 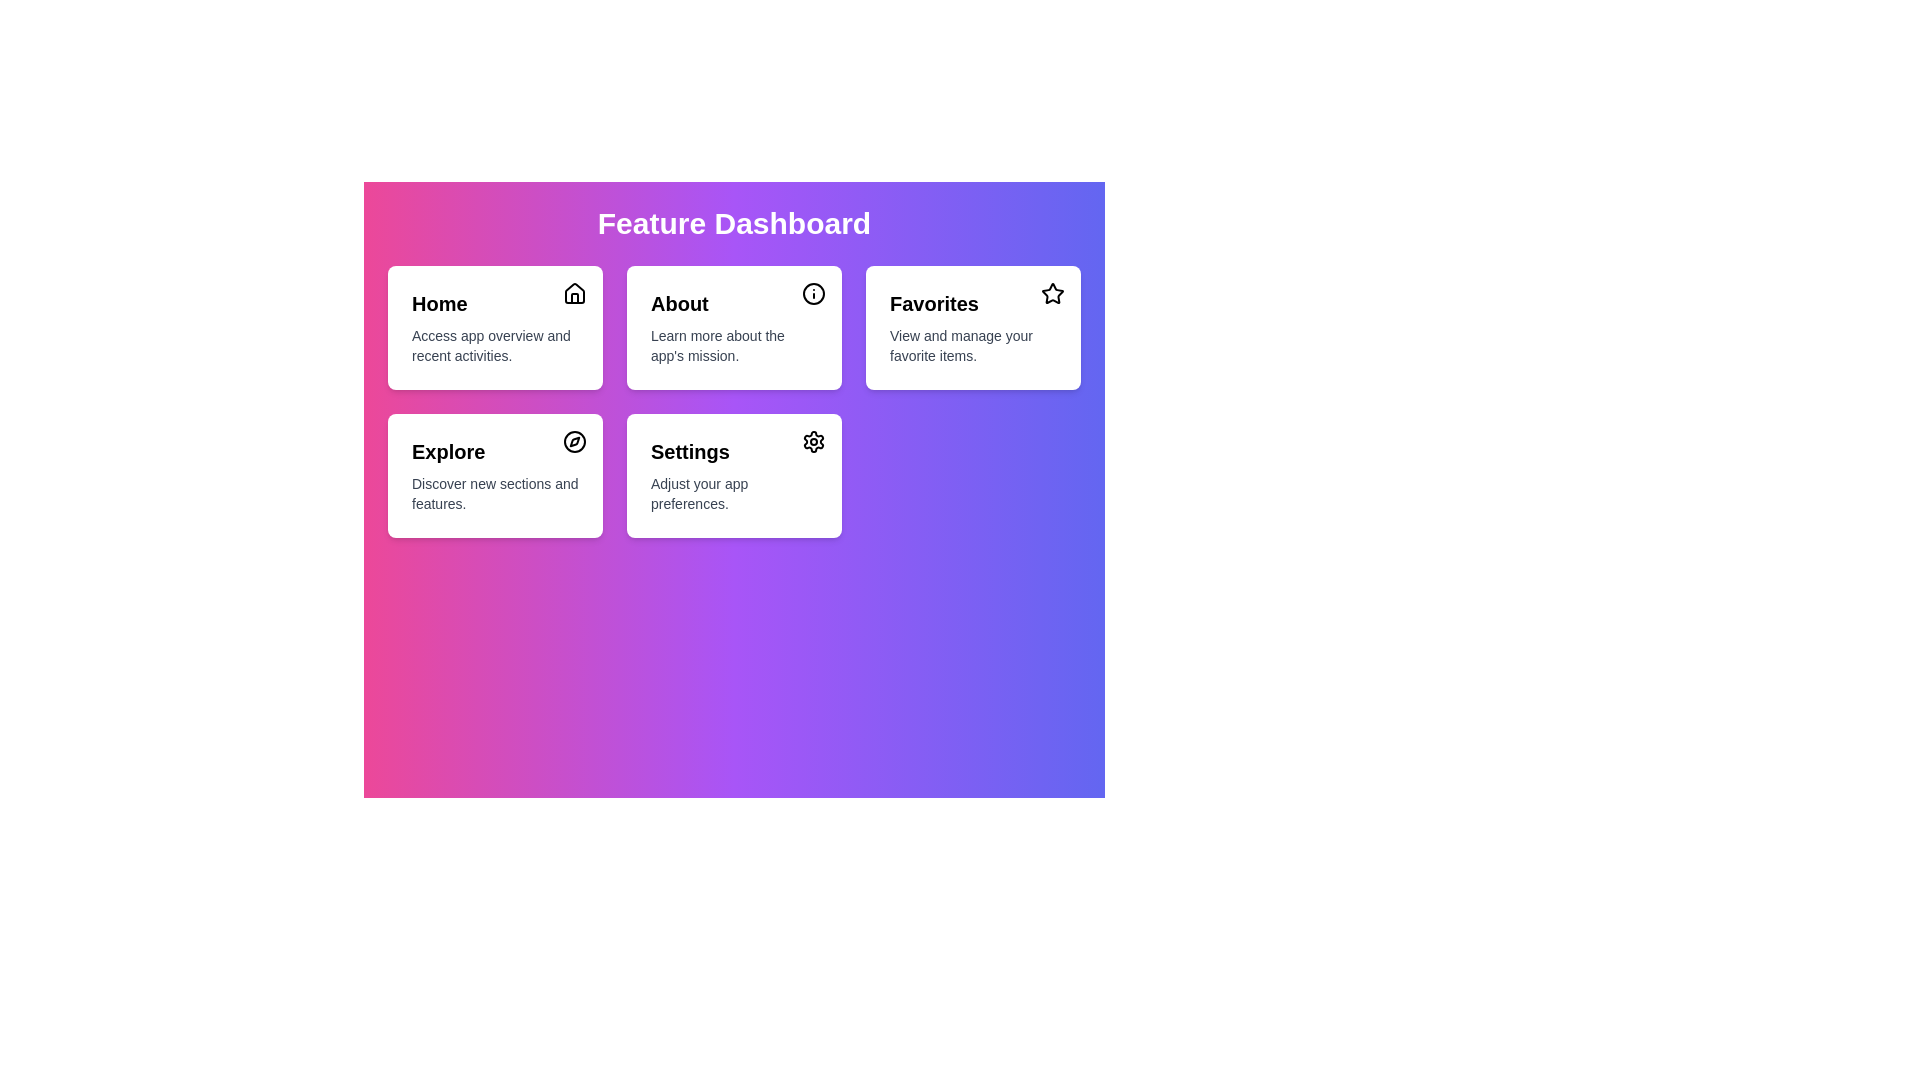 What do you see at coordinates (733, 475) in the screenshot?
I see `the menu item Settings to see its hover effect` at bounding box center [733, 475].